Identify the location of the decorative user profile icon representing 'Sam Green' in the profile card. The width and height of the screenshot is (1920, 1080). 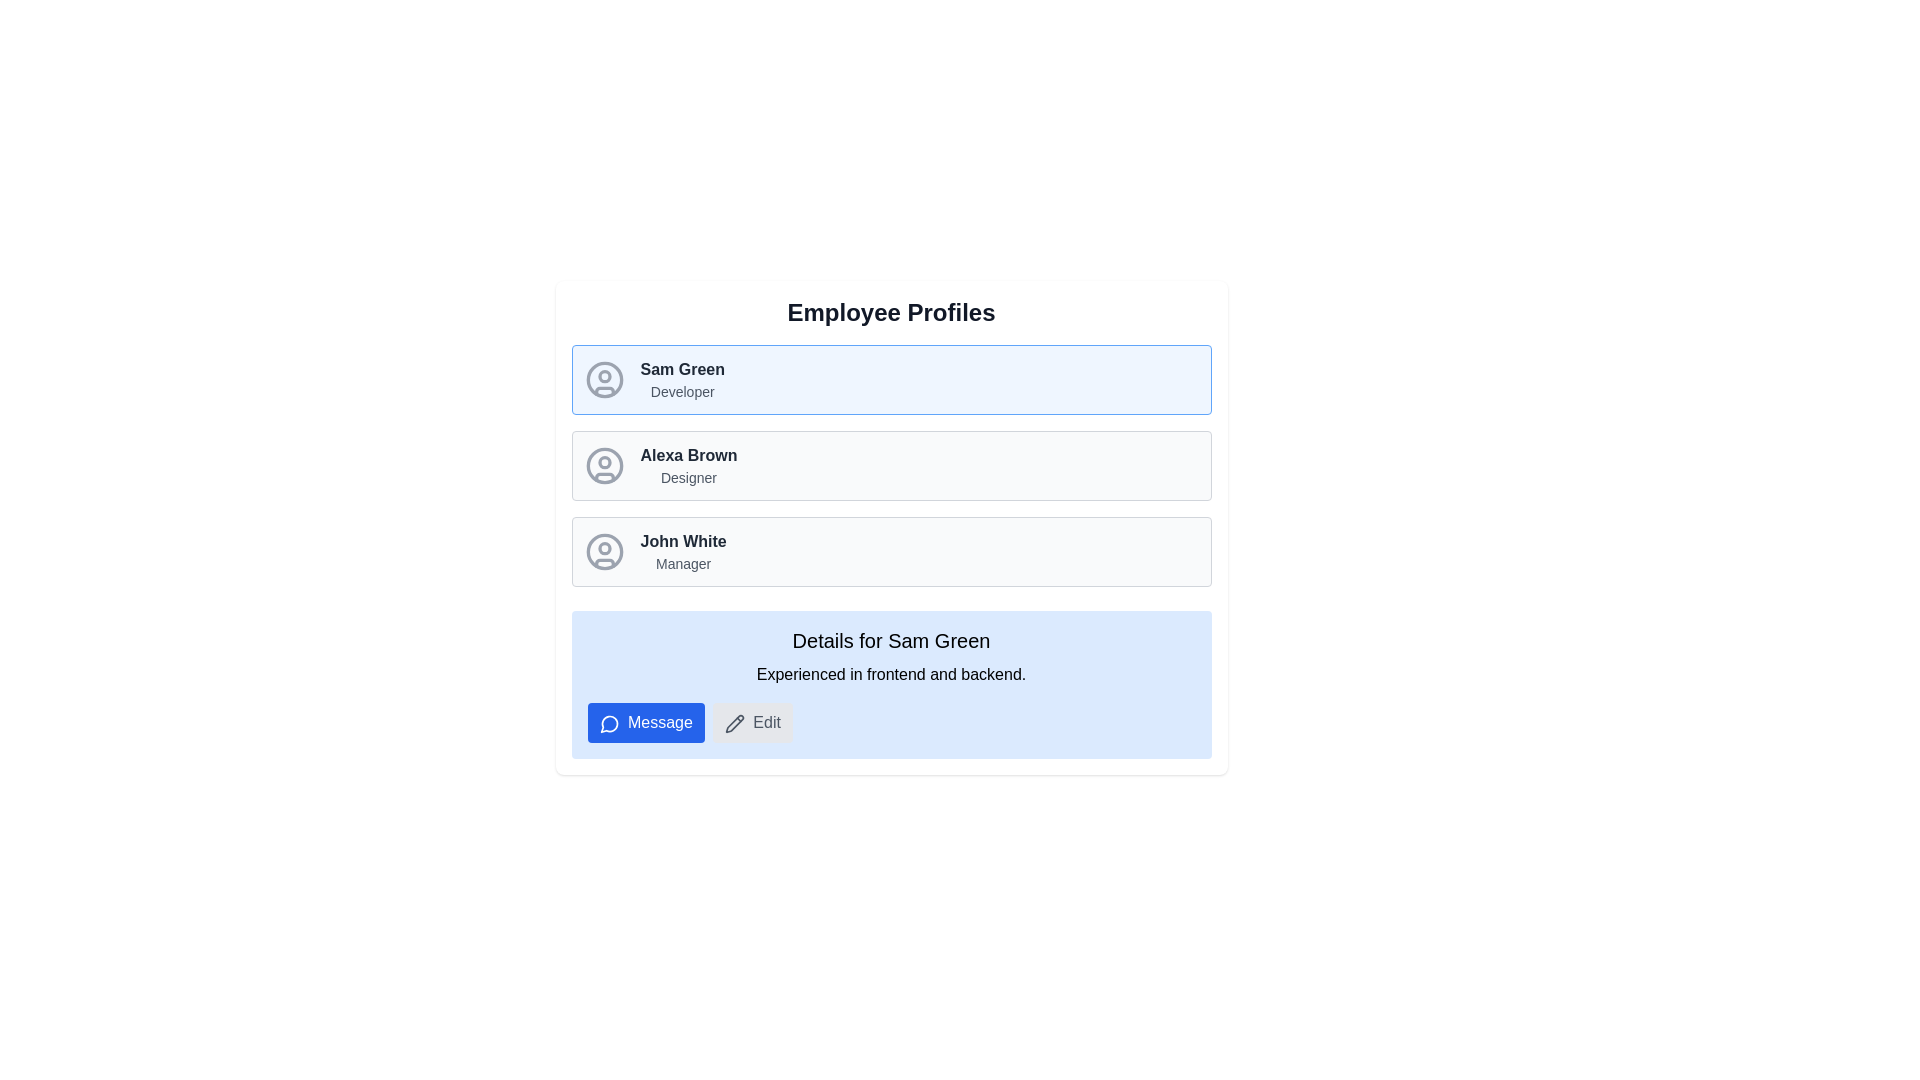
(603, 391).